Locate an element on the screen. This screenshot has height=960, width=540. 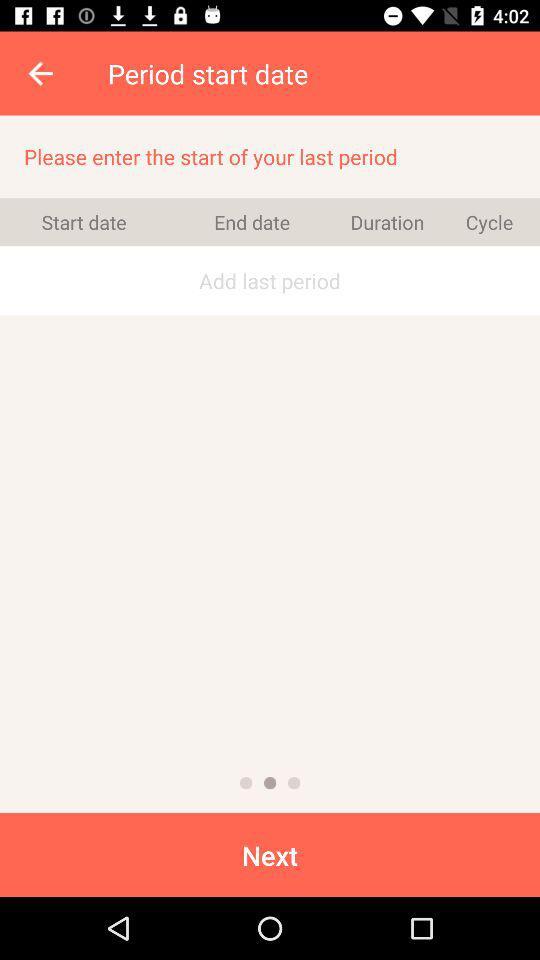
the item below the add last period icon is located at coordinates (270, 783).